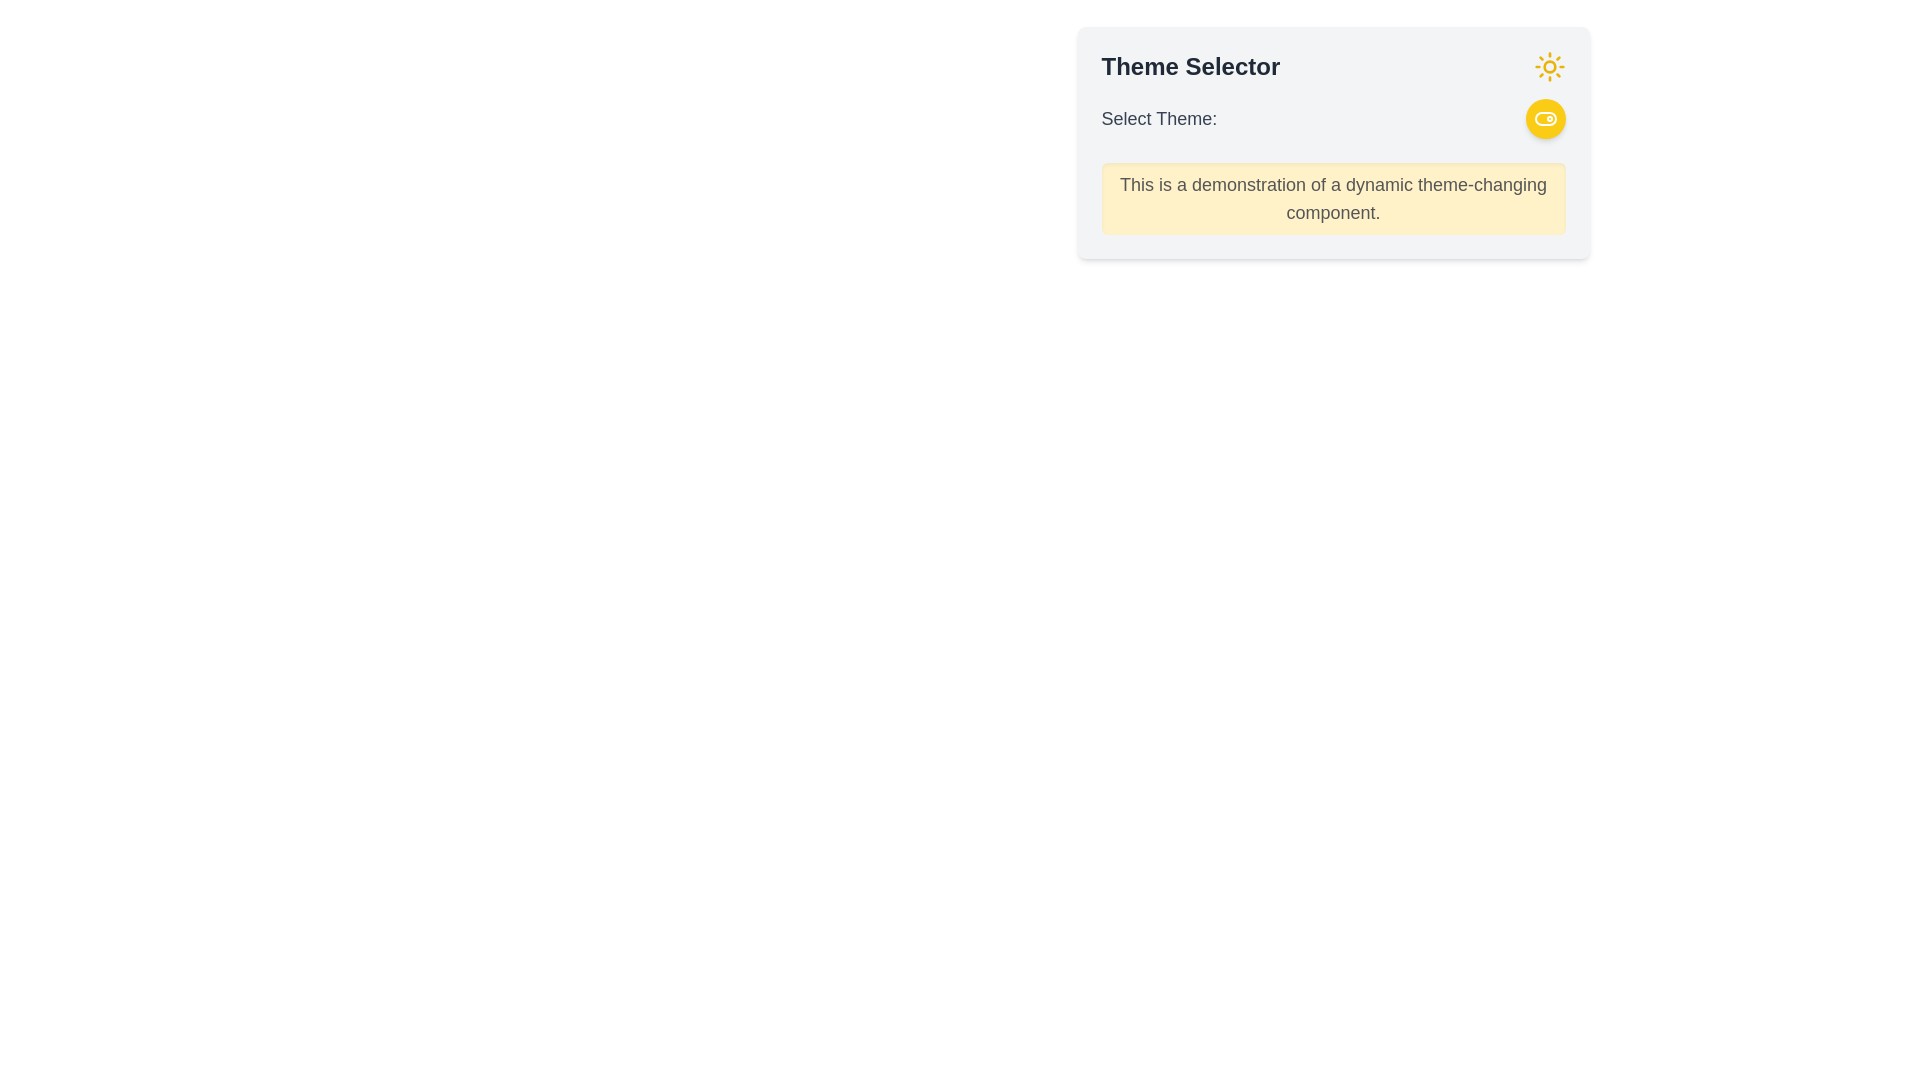 The image size is (1920, 1080). I want to click on the Background element of the toggle switch interface located in the top-right corner of the 'Theme Selector' card, so click(1544, 119).